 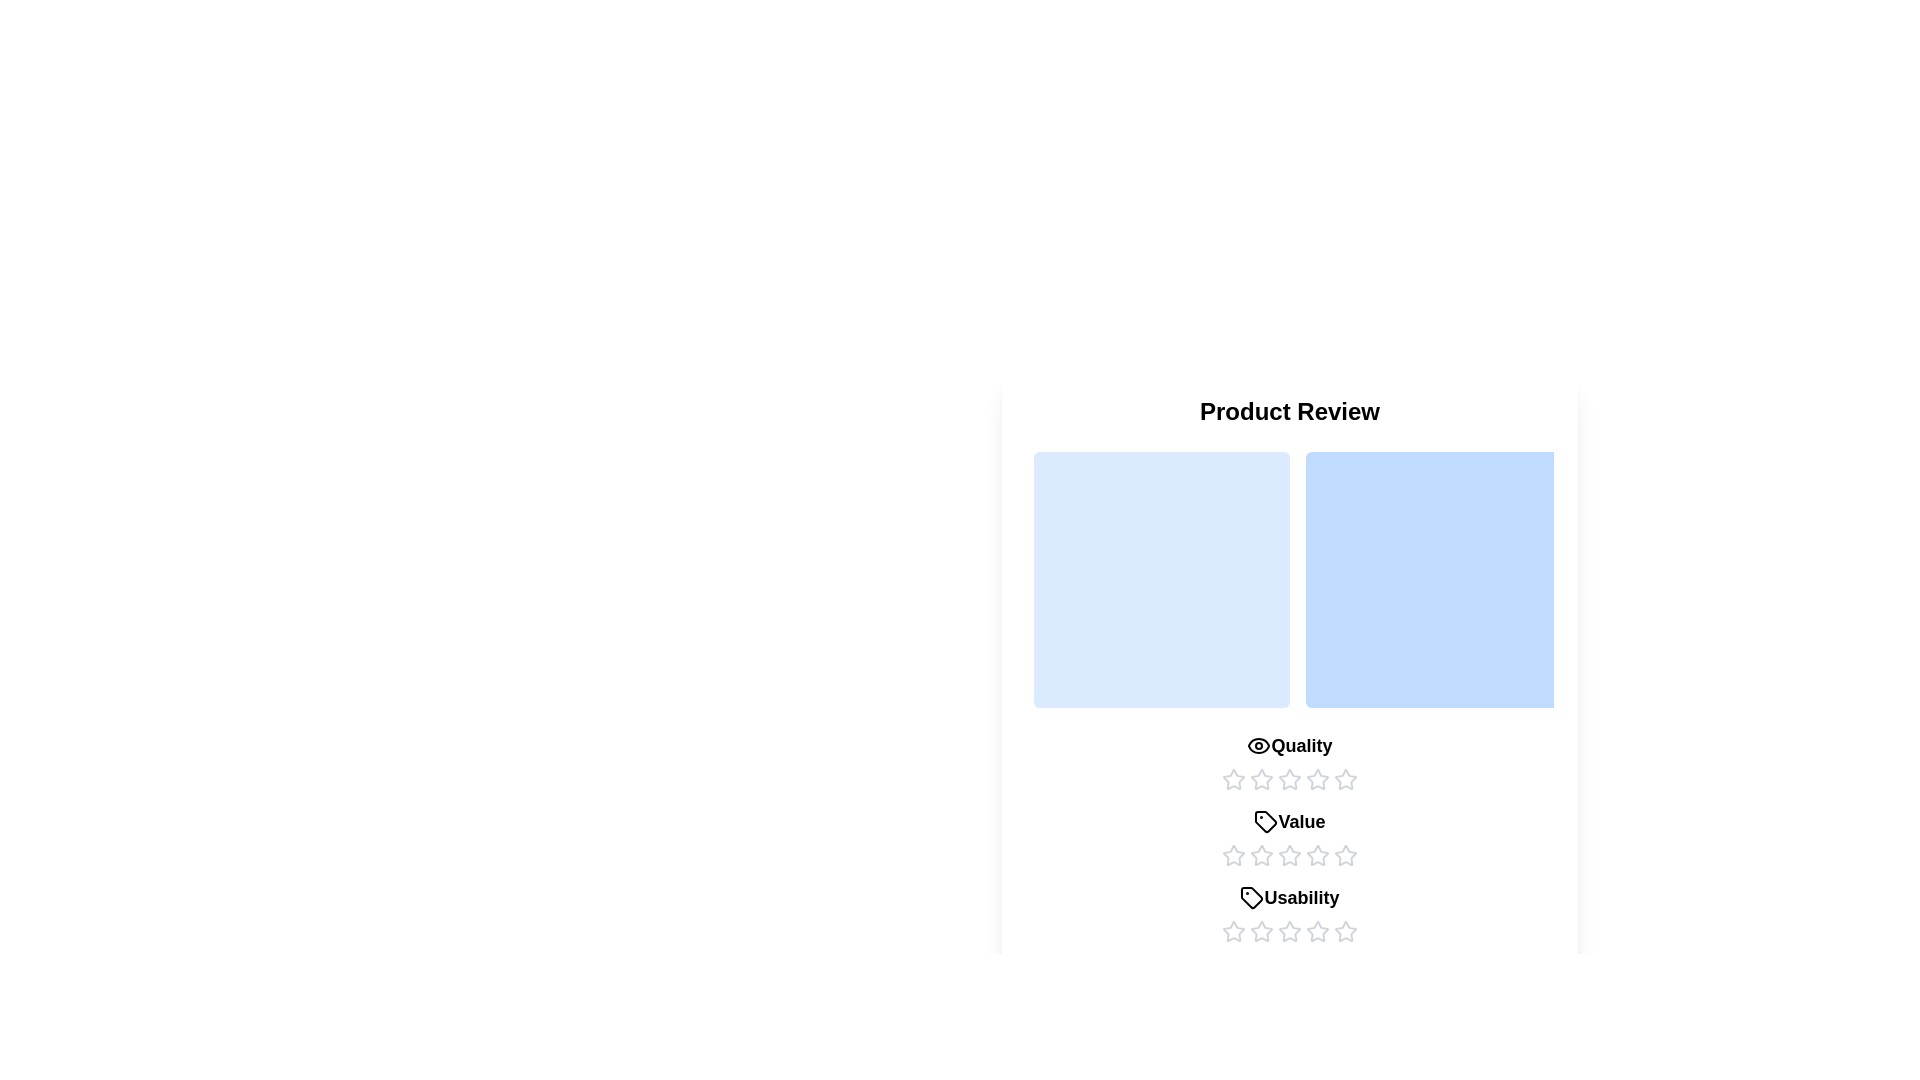 I want to click on the icon for the category Quality, so click(x=1258, y=745).